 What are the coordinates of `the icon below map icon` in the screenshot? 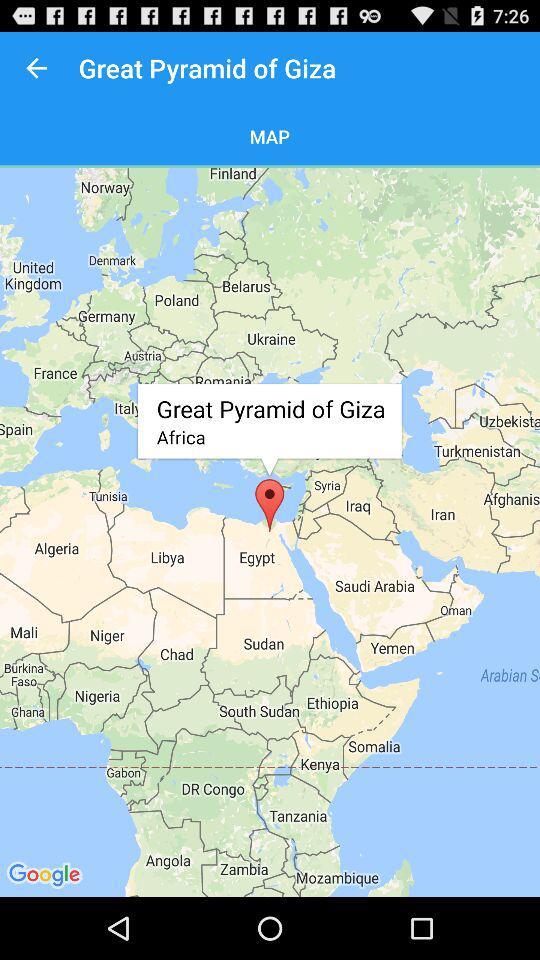 It's located at (270, 531).